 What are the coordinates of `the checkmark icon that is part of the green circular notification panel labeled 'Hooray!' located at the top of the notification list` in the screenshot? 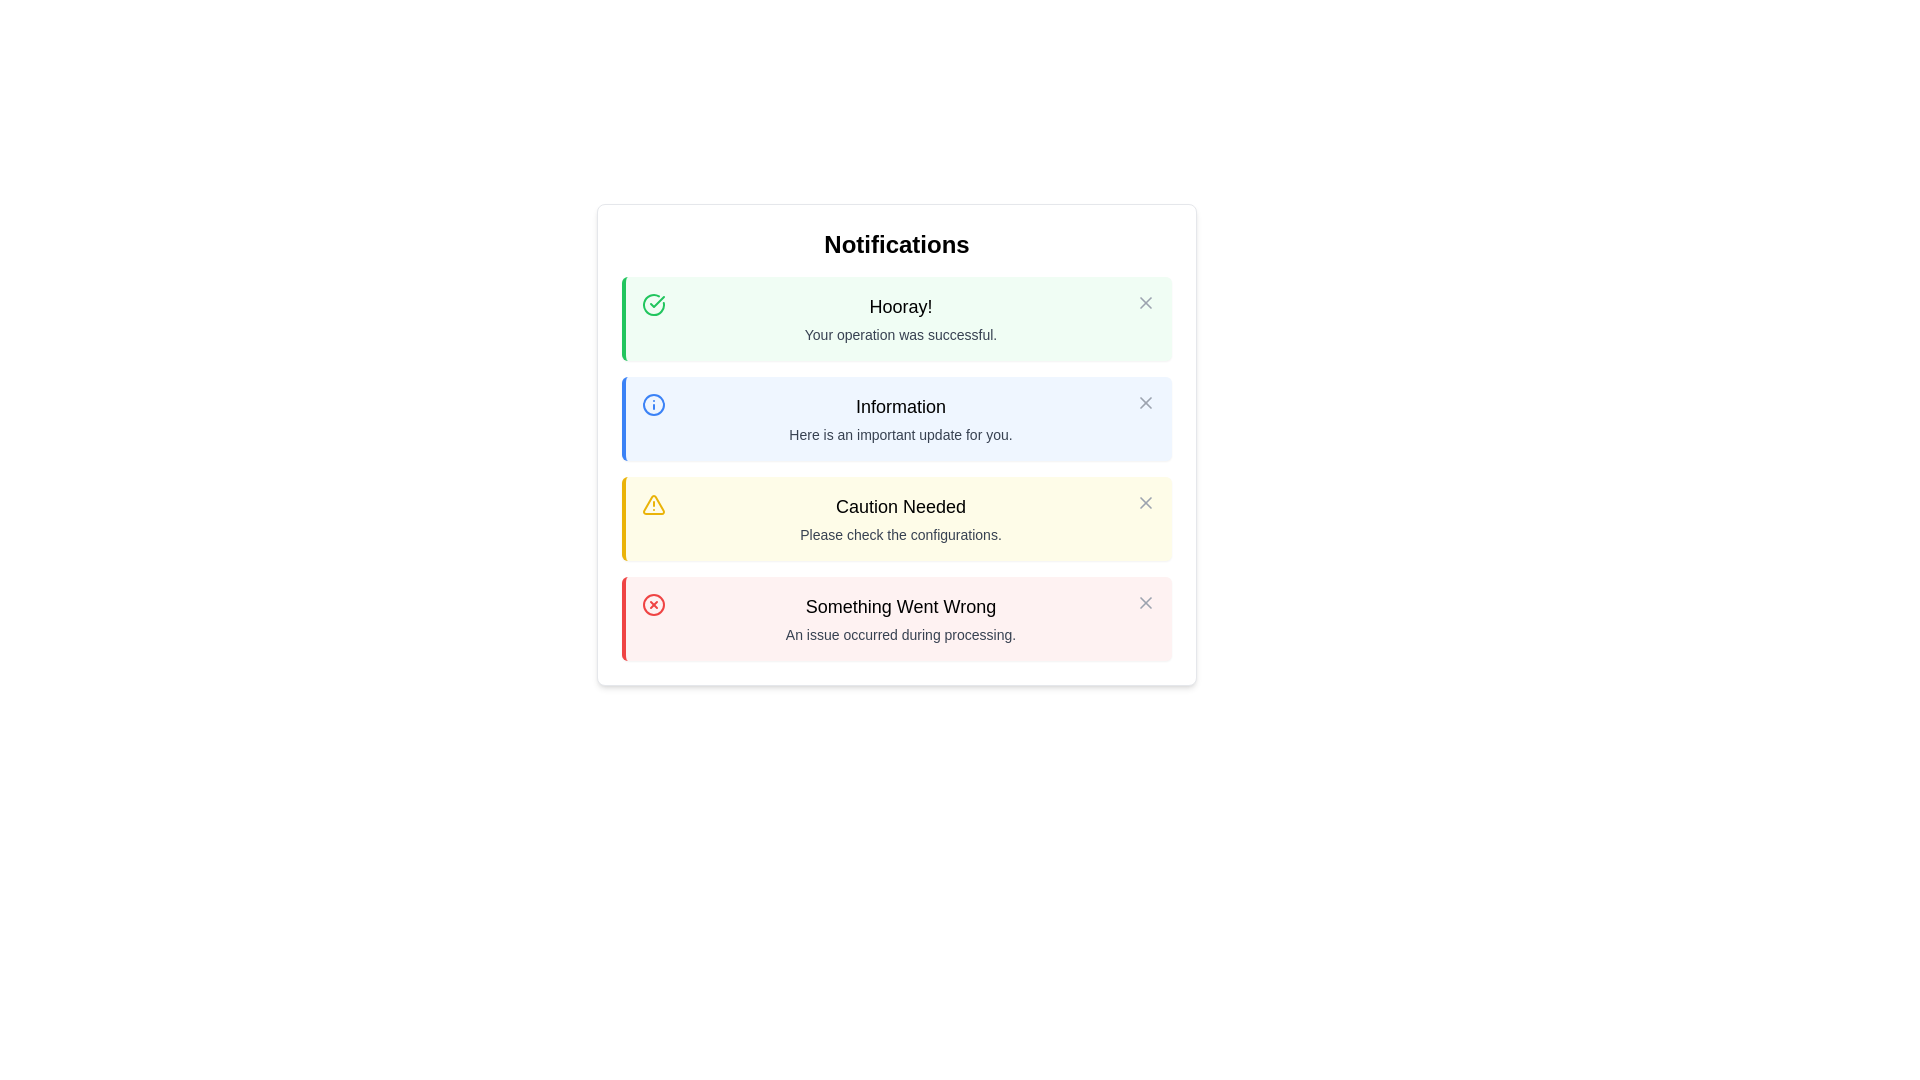 It's located at (657, 301).